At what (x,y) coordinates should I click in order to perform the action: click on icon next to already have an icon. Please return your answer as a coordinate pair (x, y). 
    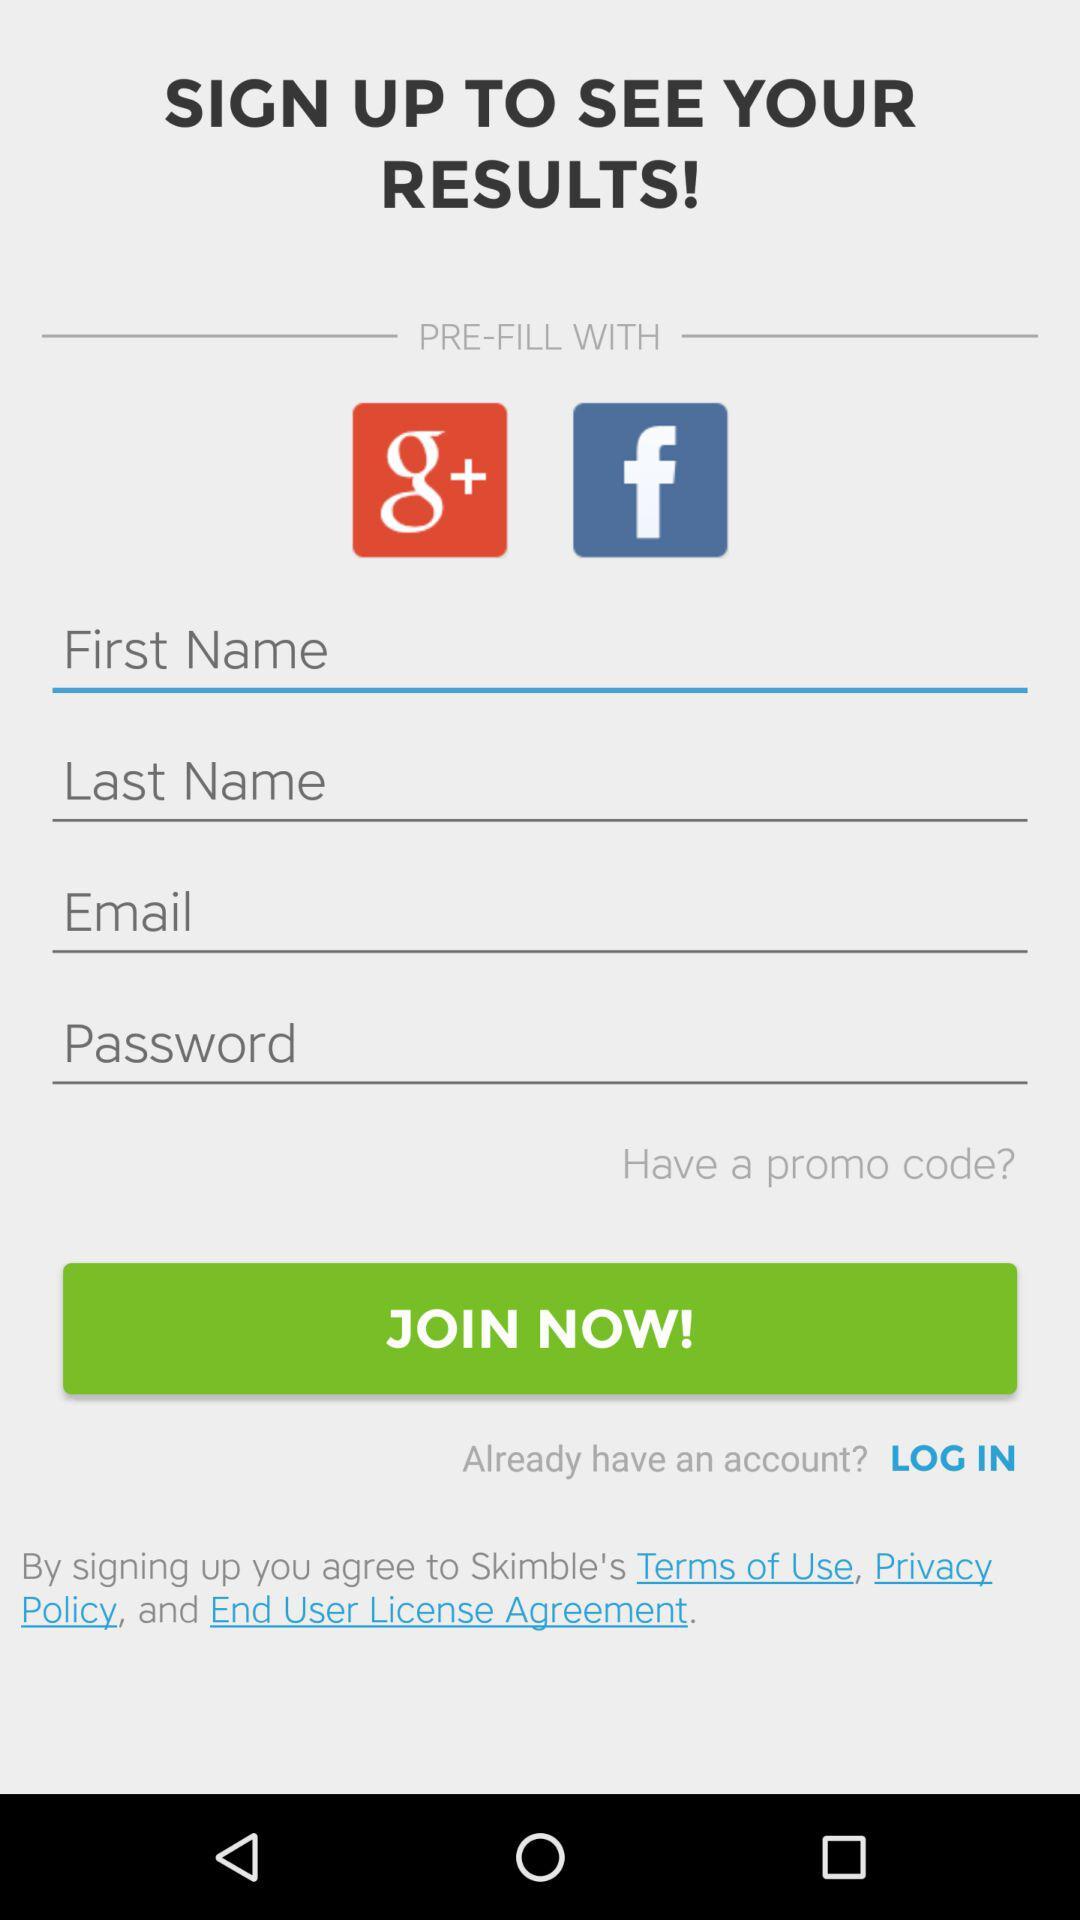
    Looking at the image, I should click on (952, 1458).